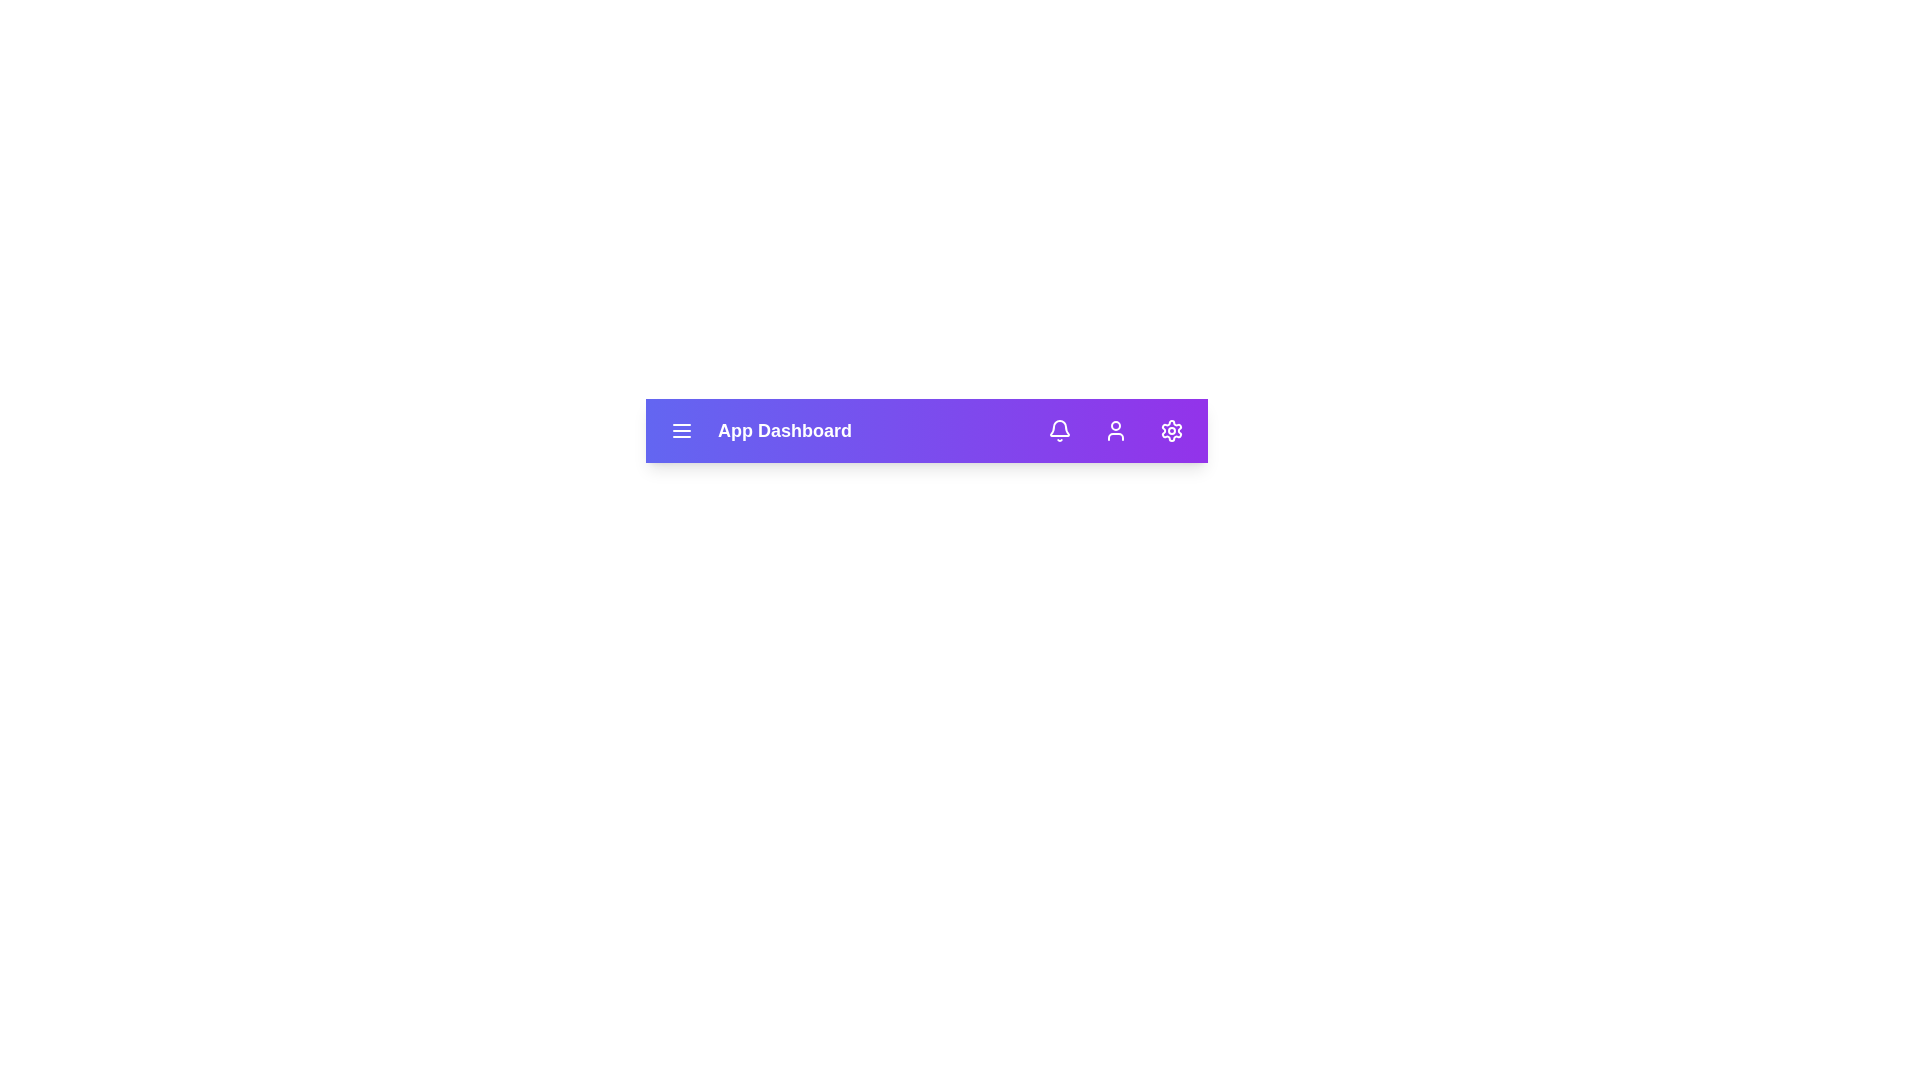 This screenshot has width=1920, height=1080. What do you see at coordinates (1171, 430) in the screenshot?
I see `the Settings button to access the application preferences` at bounding box center [1171, 430].